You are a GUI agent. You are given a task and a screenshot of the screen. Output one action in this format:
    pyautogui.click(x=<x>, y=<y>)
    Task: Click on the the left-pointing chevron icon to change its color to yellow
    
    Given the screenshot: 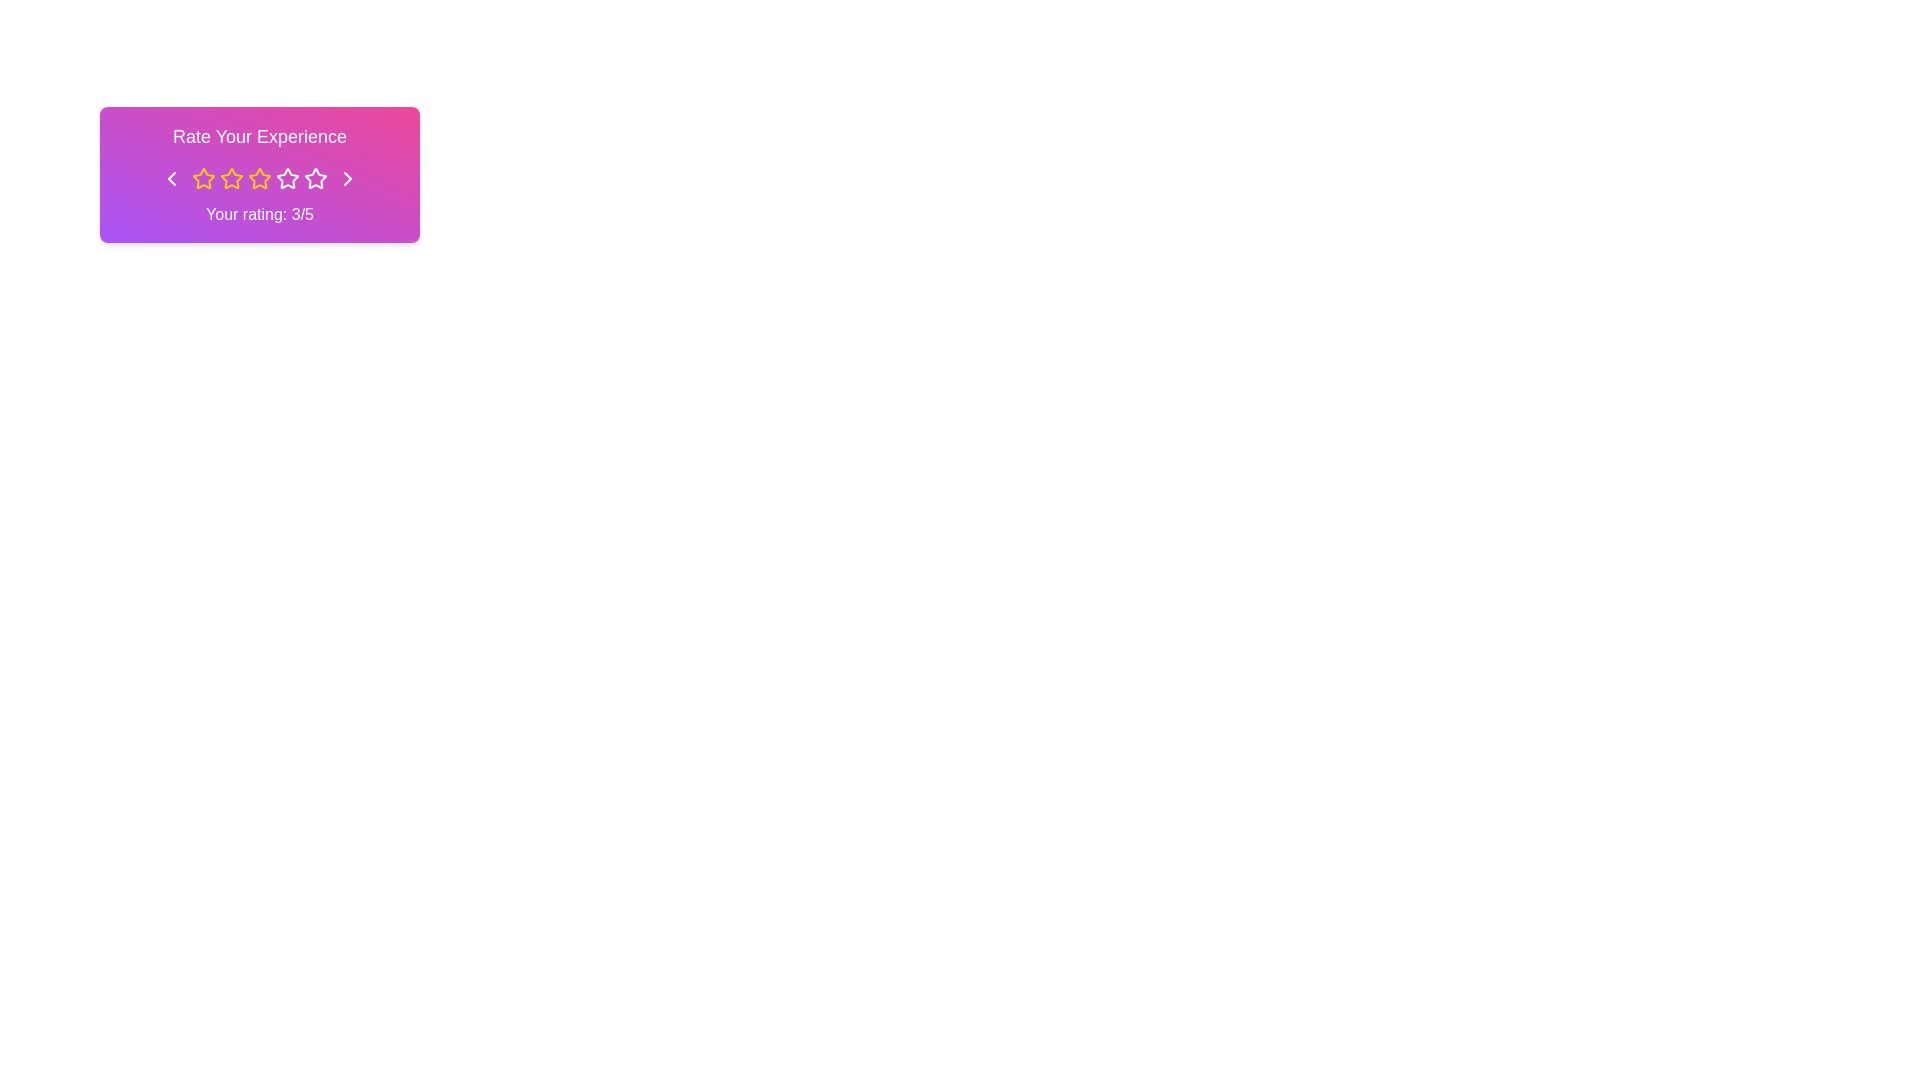 What is the action you would take?
    pyautogui.click(x=172, y=177)
    